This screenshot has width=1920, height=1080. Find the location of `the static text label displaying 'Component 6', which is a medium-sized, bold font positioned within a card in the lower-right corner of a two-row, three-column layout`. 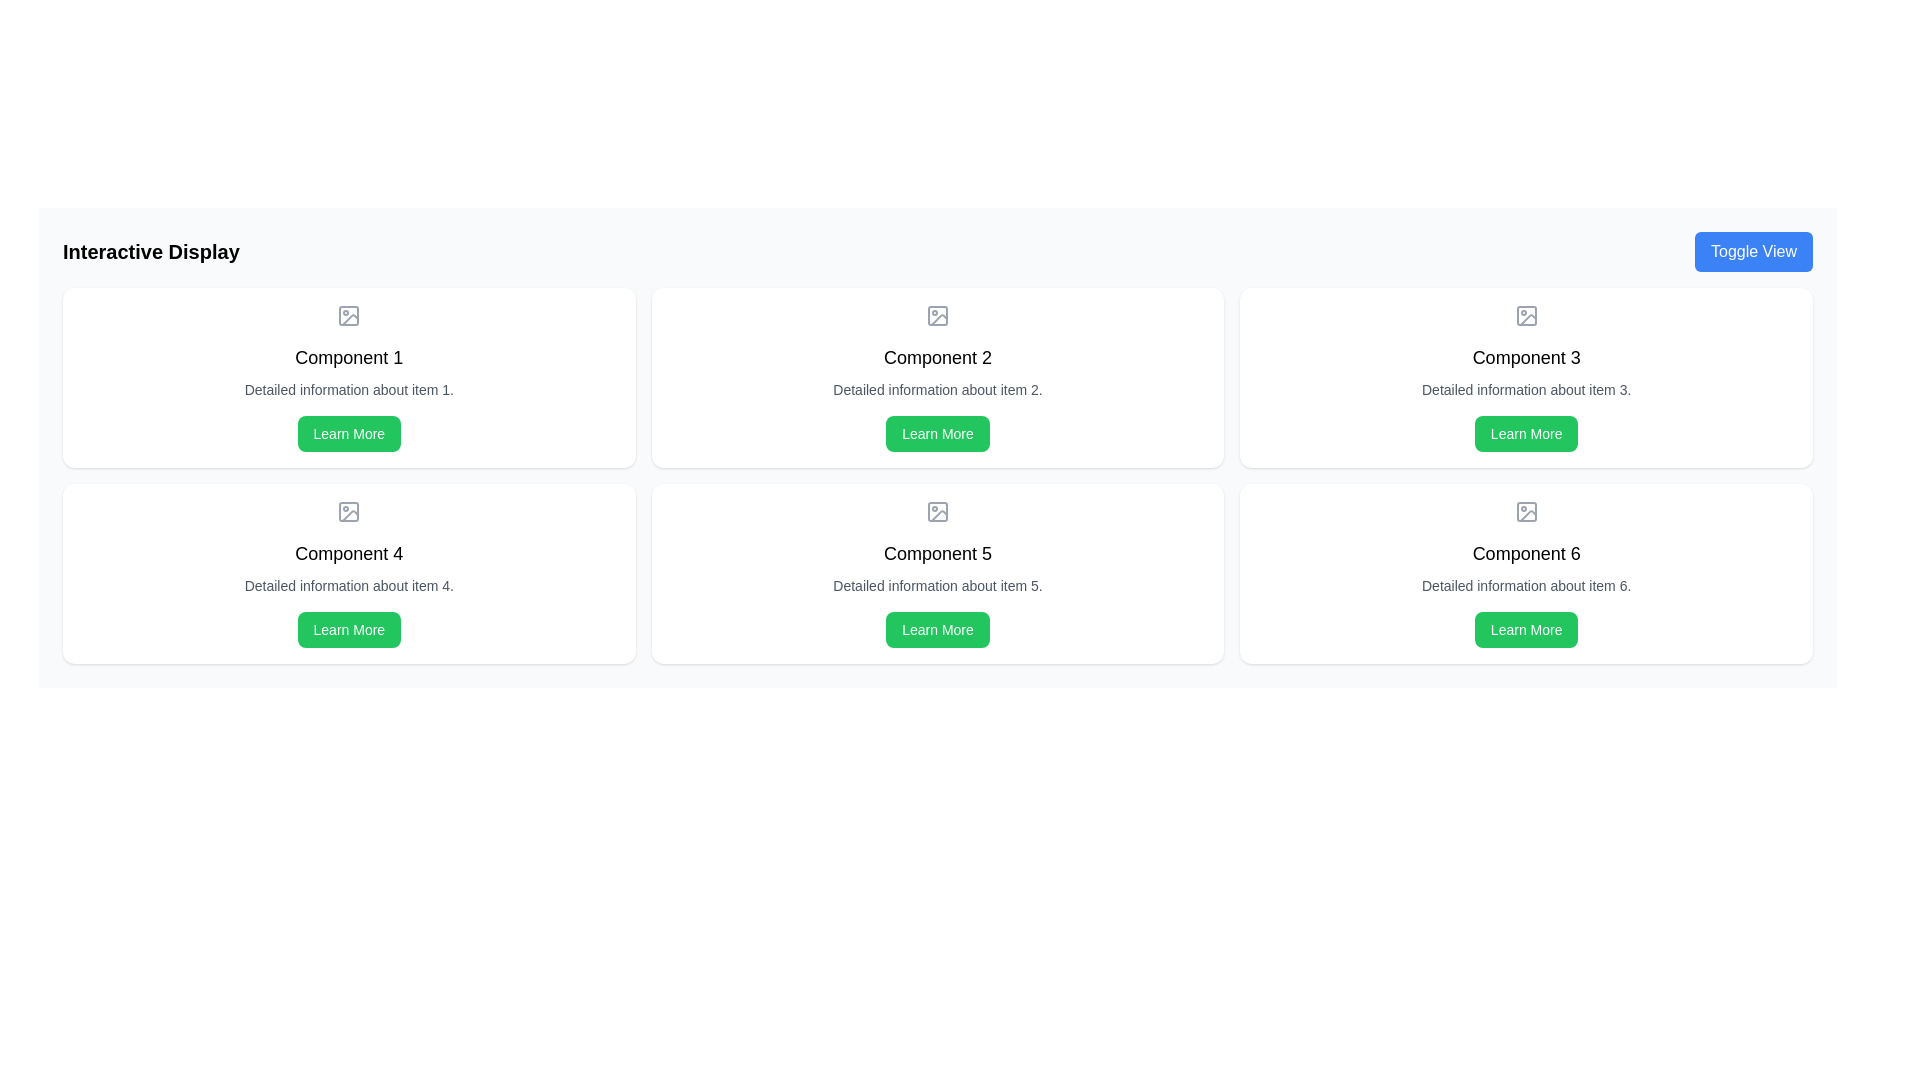

the static text label displaying 'Component 6', which is a medium-sized, bold font positioned within a card in the lower-right corner of a two-row, three-column layout is located at coordinates (1525, 554).